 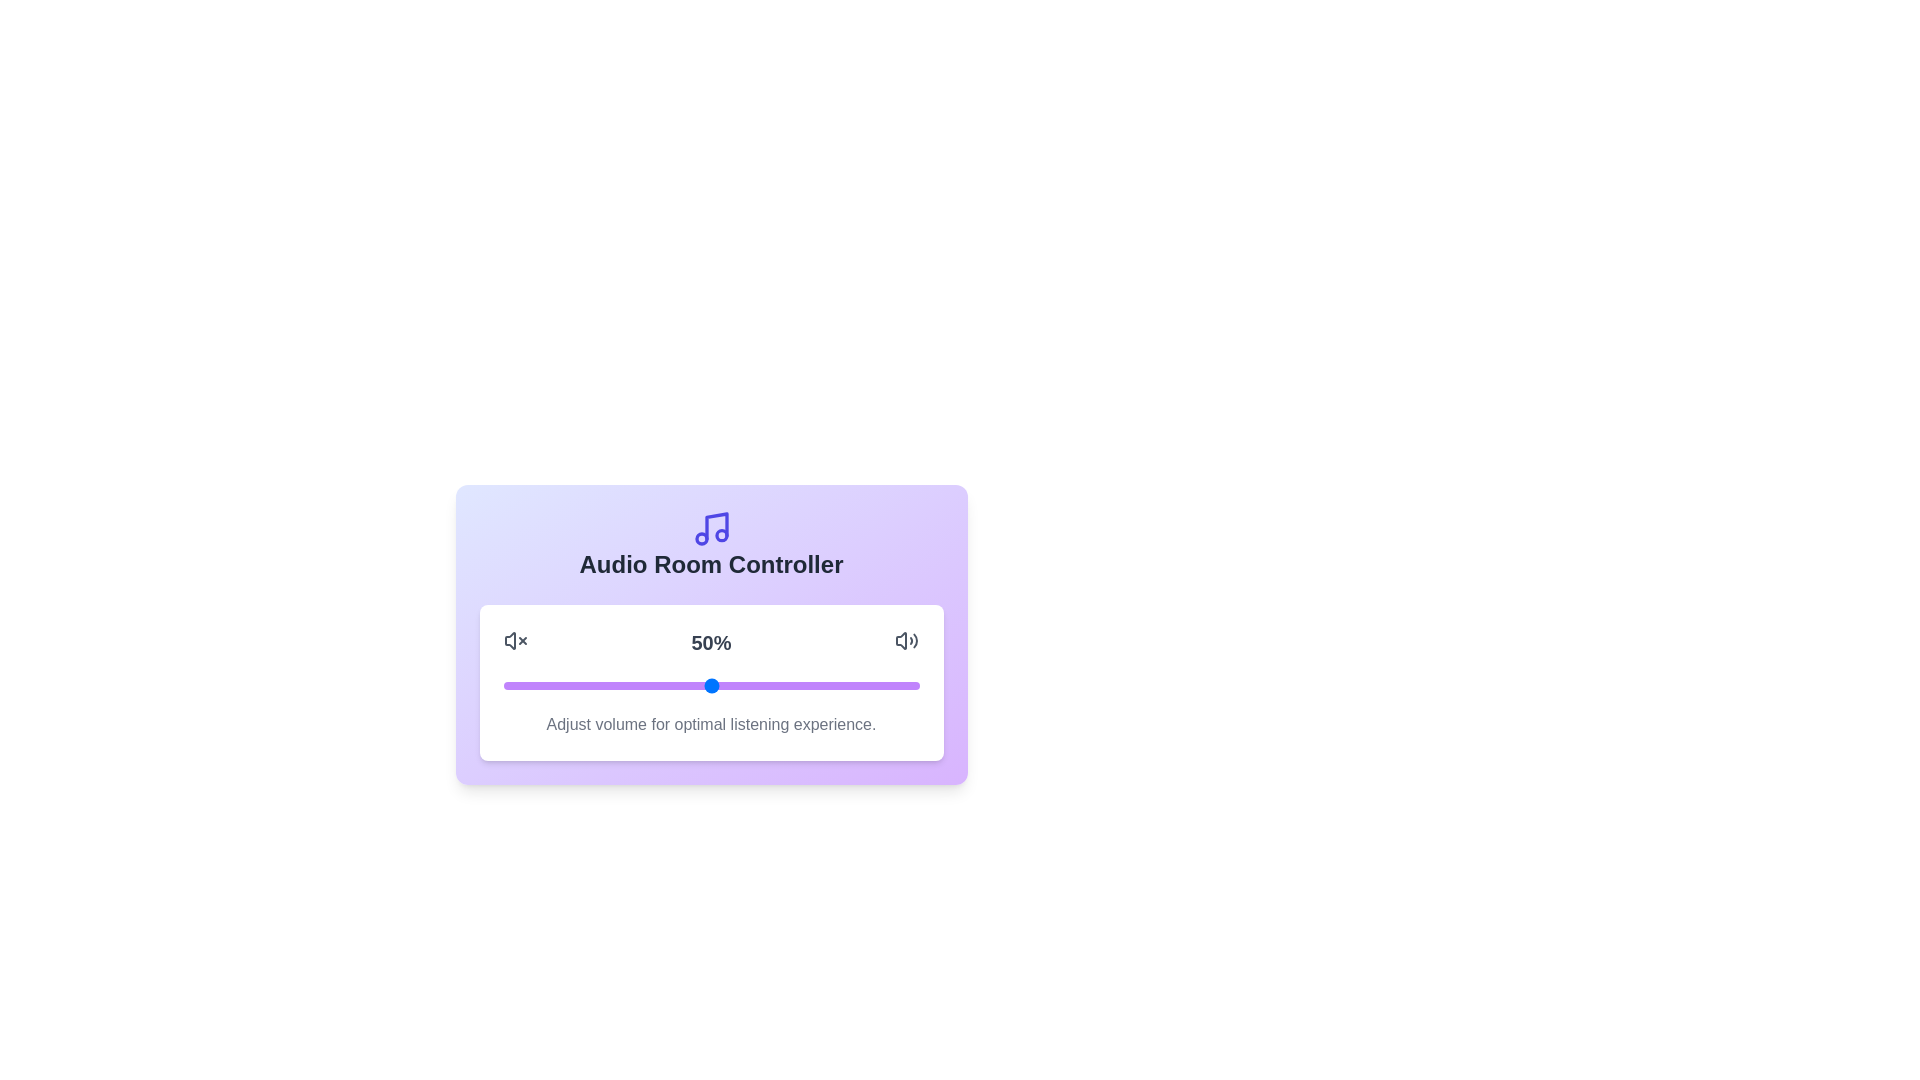 I want to click on the mute icon to toggle mute state, so click(x=515, y=640).